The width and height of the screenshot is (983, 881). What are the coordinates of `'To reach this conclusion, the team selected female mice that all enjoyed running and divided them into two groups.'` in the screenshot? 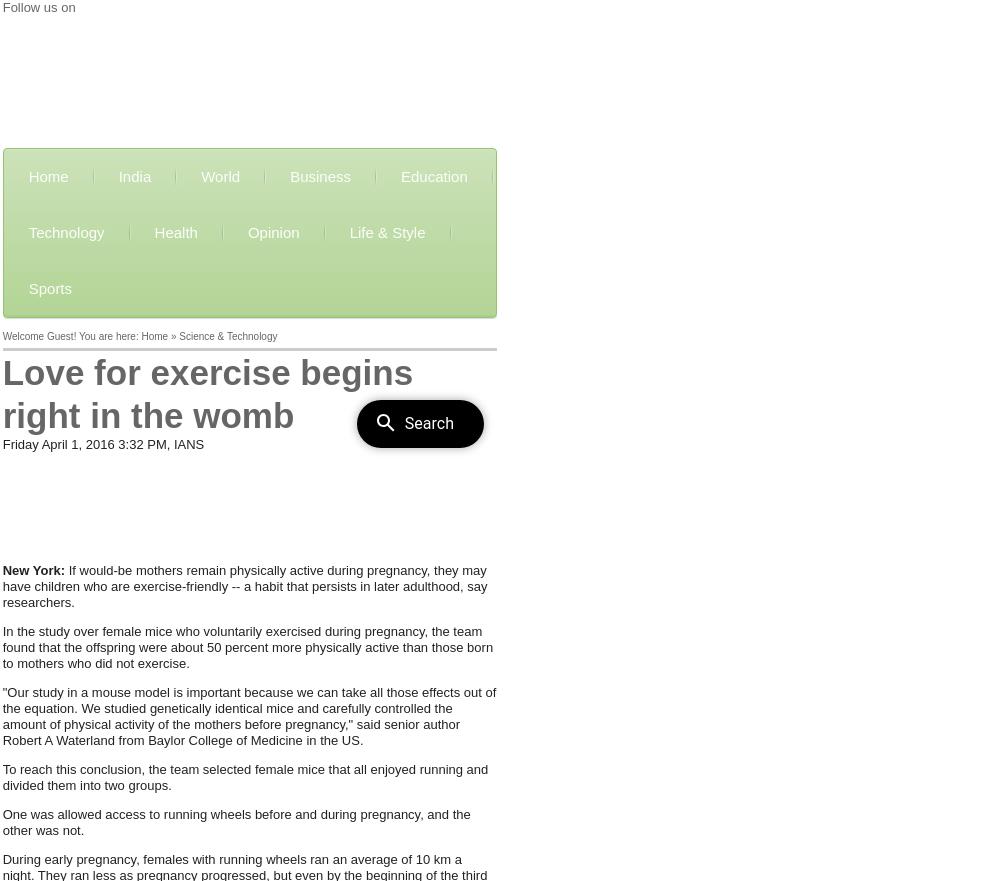 It's located at (0, 776).